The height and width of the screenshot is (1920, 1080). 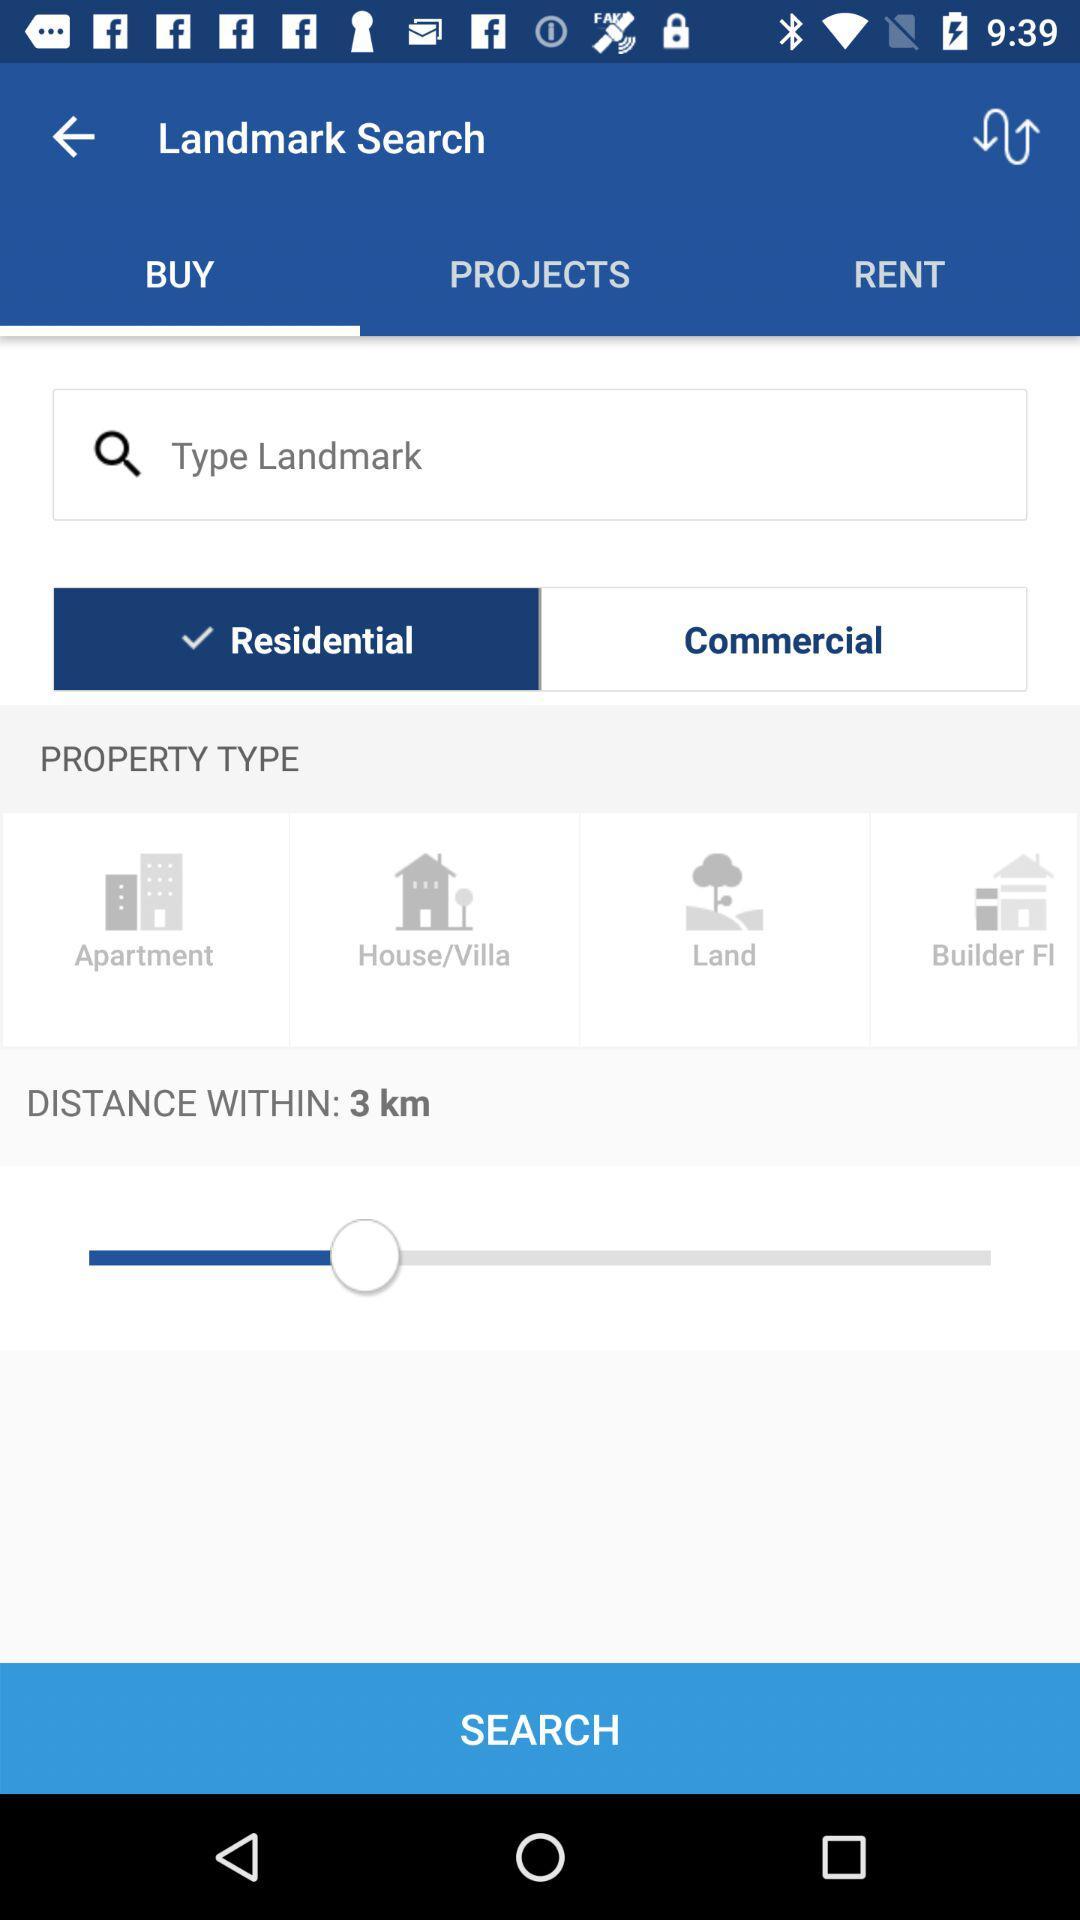 I want to click on the apartment item, so click(x=143, y=928).